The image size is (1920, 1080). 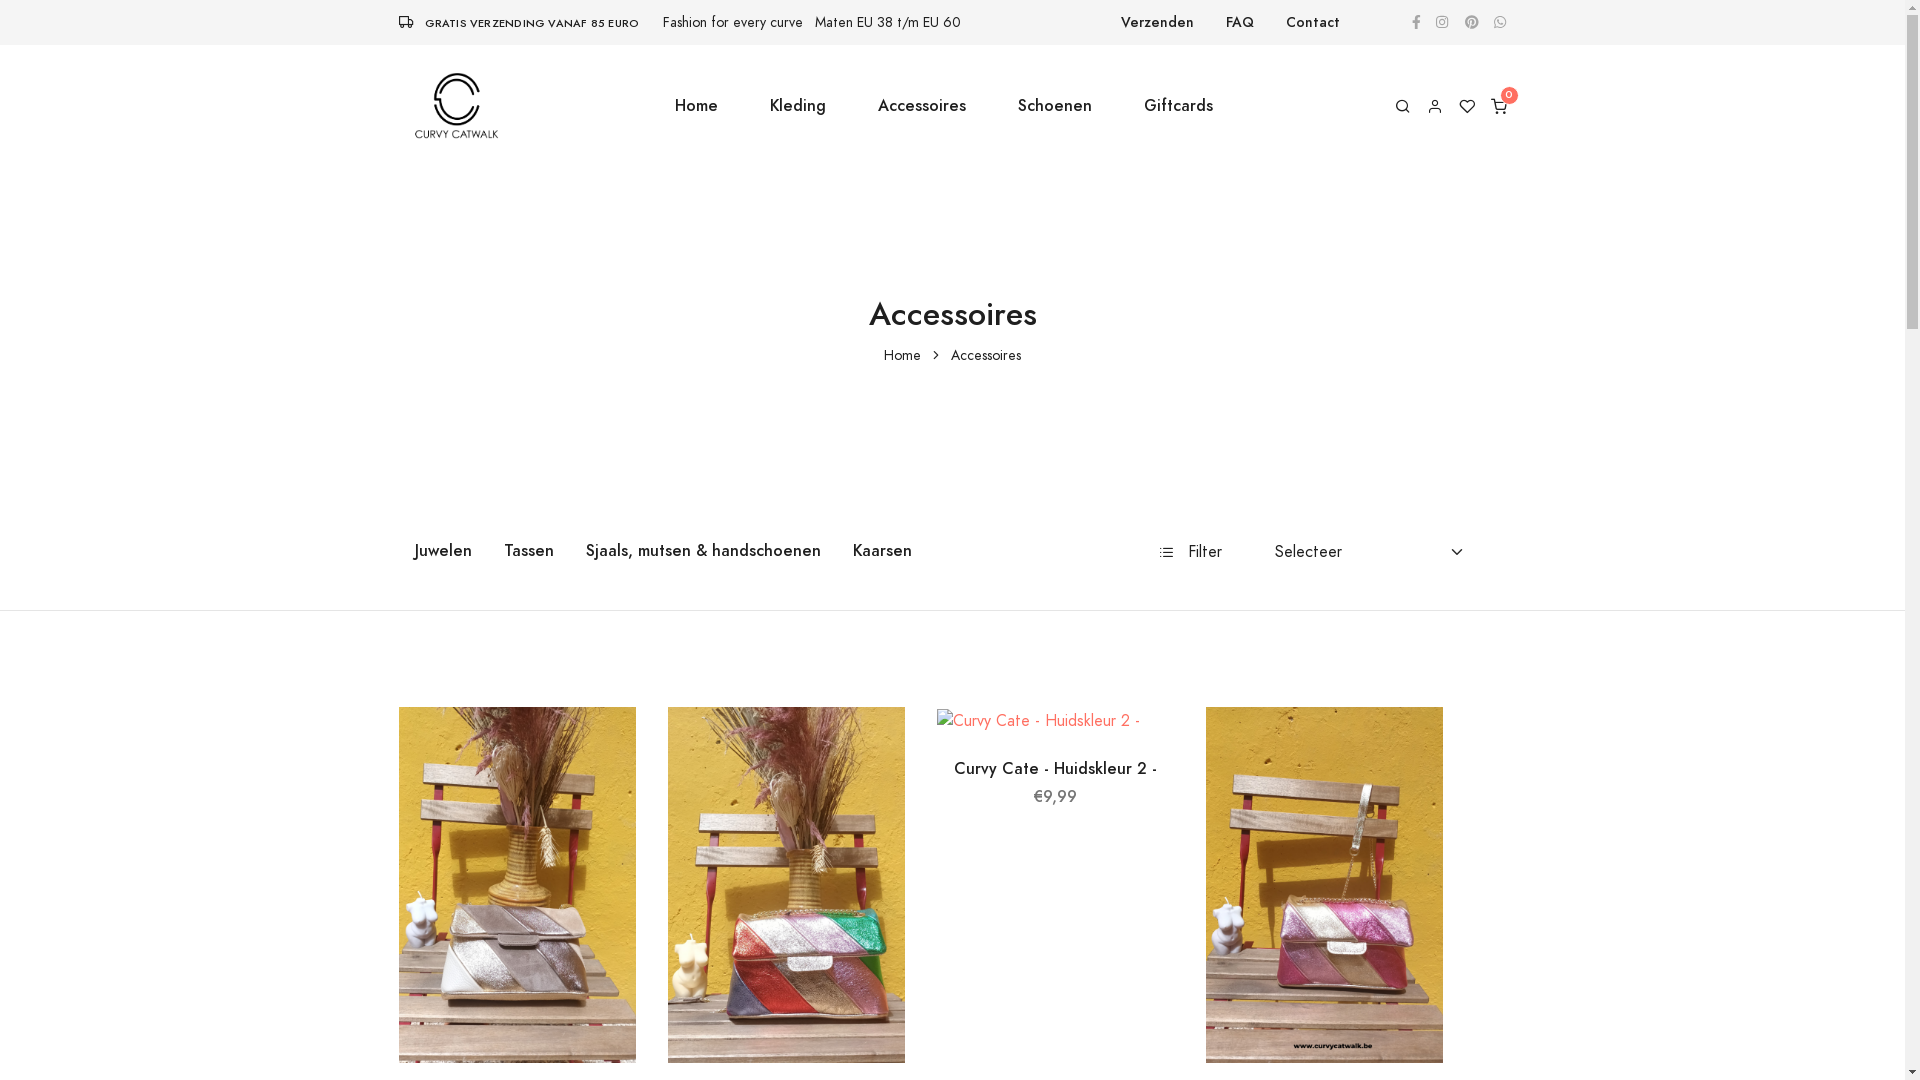 What do you see at coordinates (1054, 105) in the screenshot?
I see `'Schoenen'` at bounding box center [1054, 105].